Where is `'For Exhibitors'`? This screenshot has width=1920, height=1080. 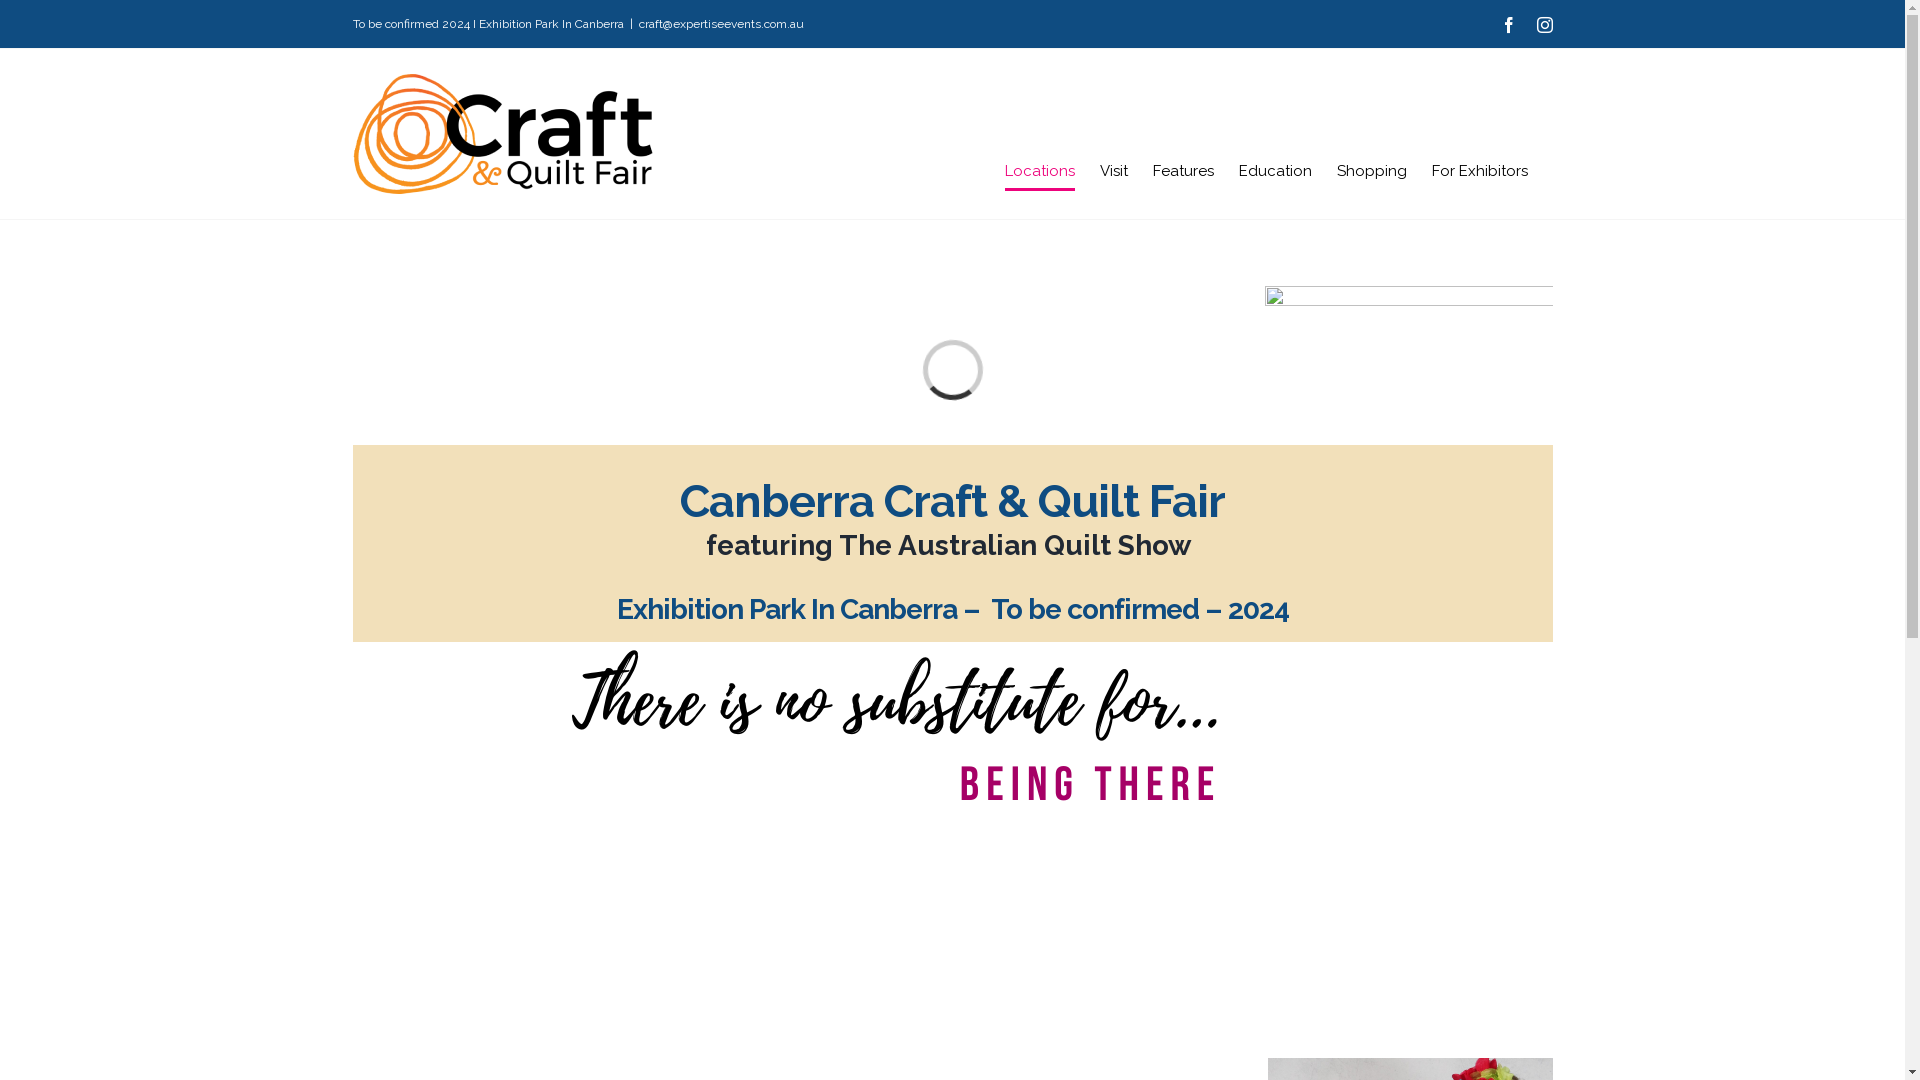
'For Exhibitors' is located at coordinates (1479, 169).